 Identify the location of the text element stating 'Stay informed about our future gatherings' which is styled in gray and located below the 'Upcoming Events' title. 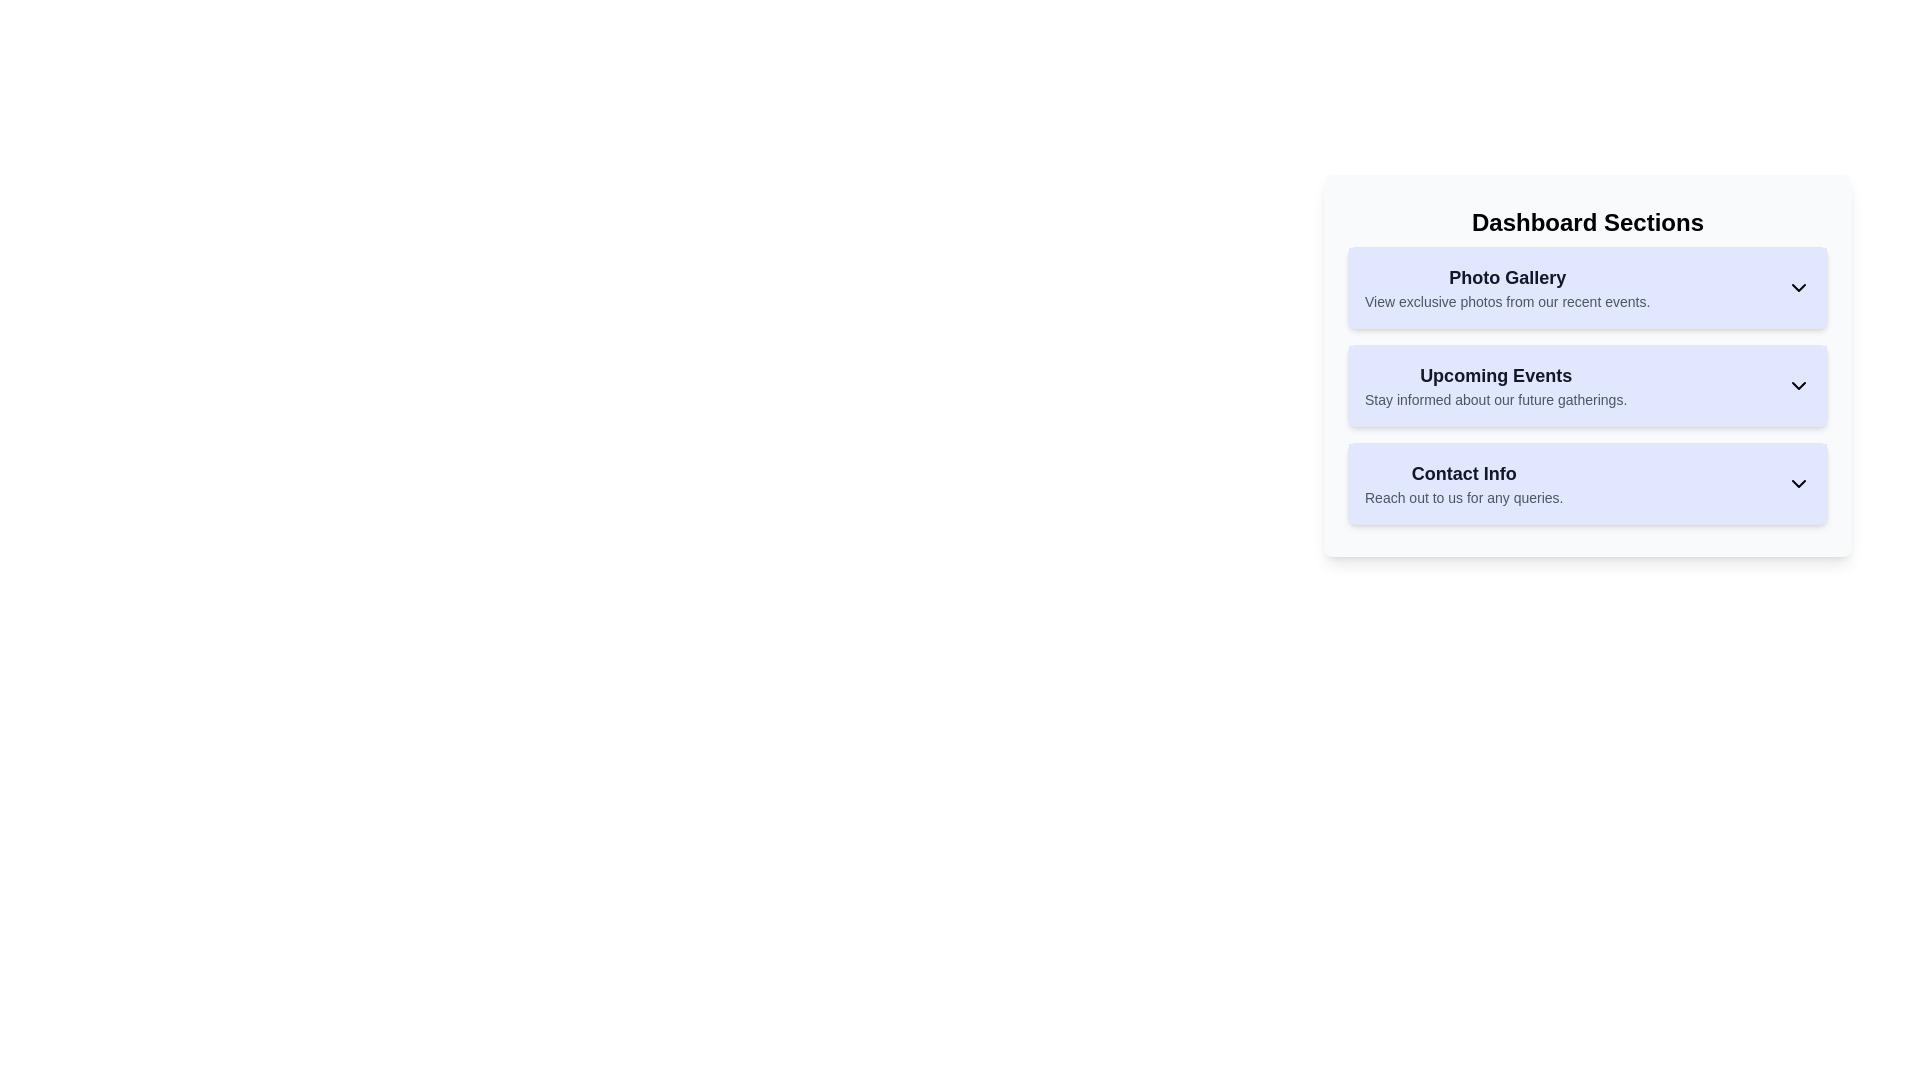
(1496, 400).